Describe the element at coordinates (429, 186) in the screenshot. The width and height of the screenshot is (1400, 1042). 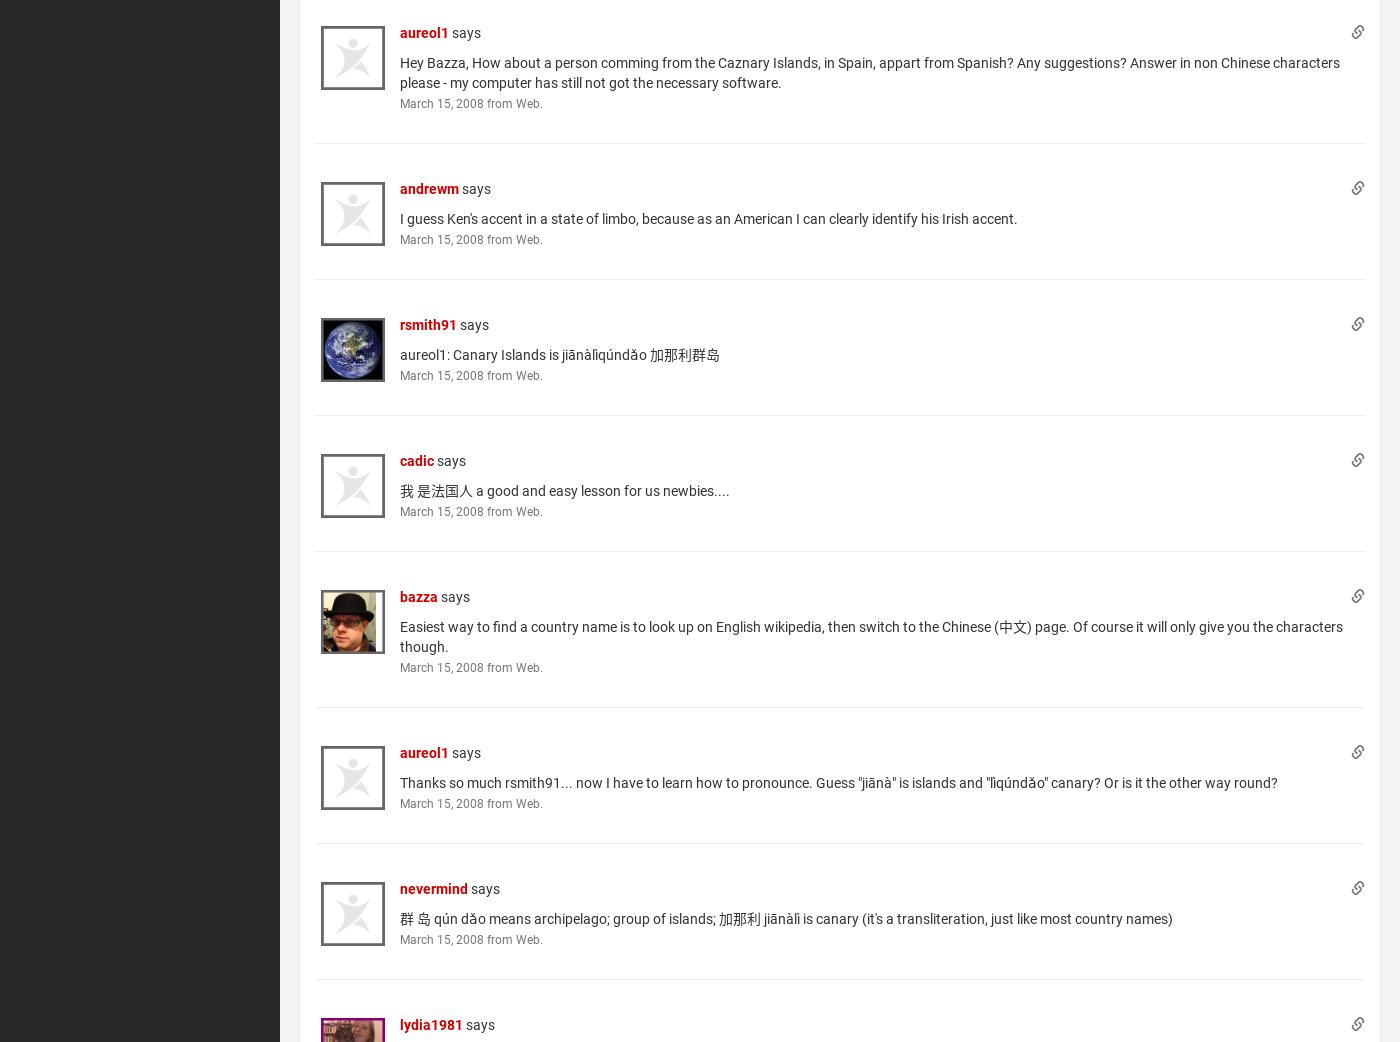
I see `'andrewm'` at that location.